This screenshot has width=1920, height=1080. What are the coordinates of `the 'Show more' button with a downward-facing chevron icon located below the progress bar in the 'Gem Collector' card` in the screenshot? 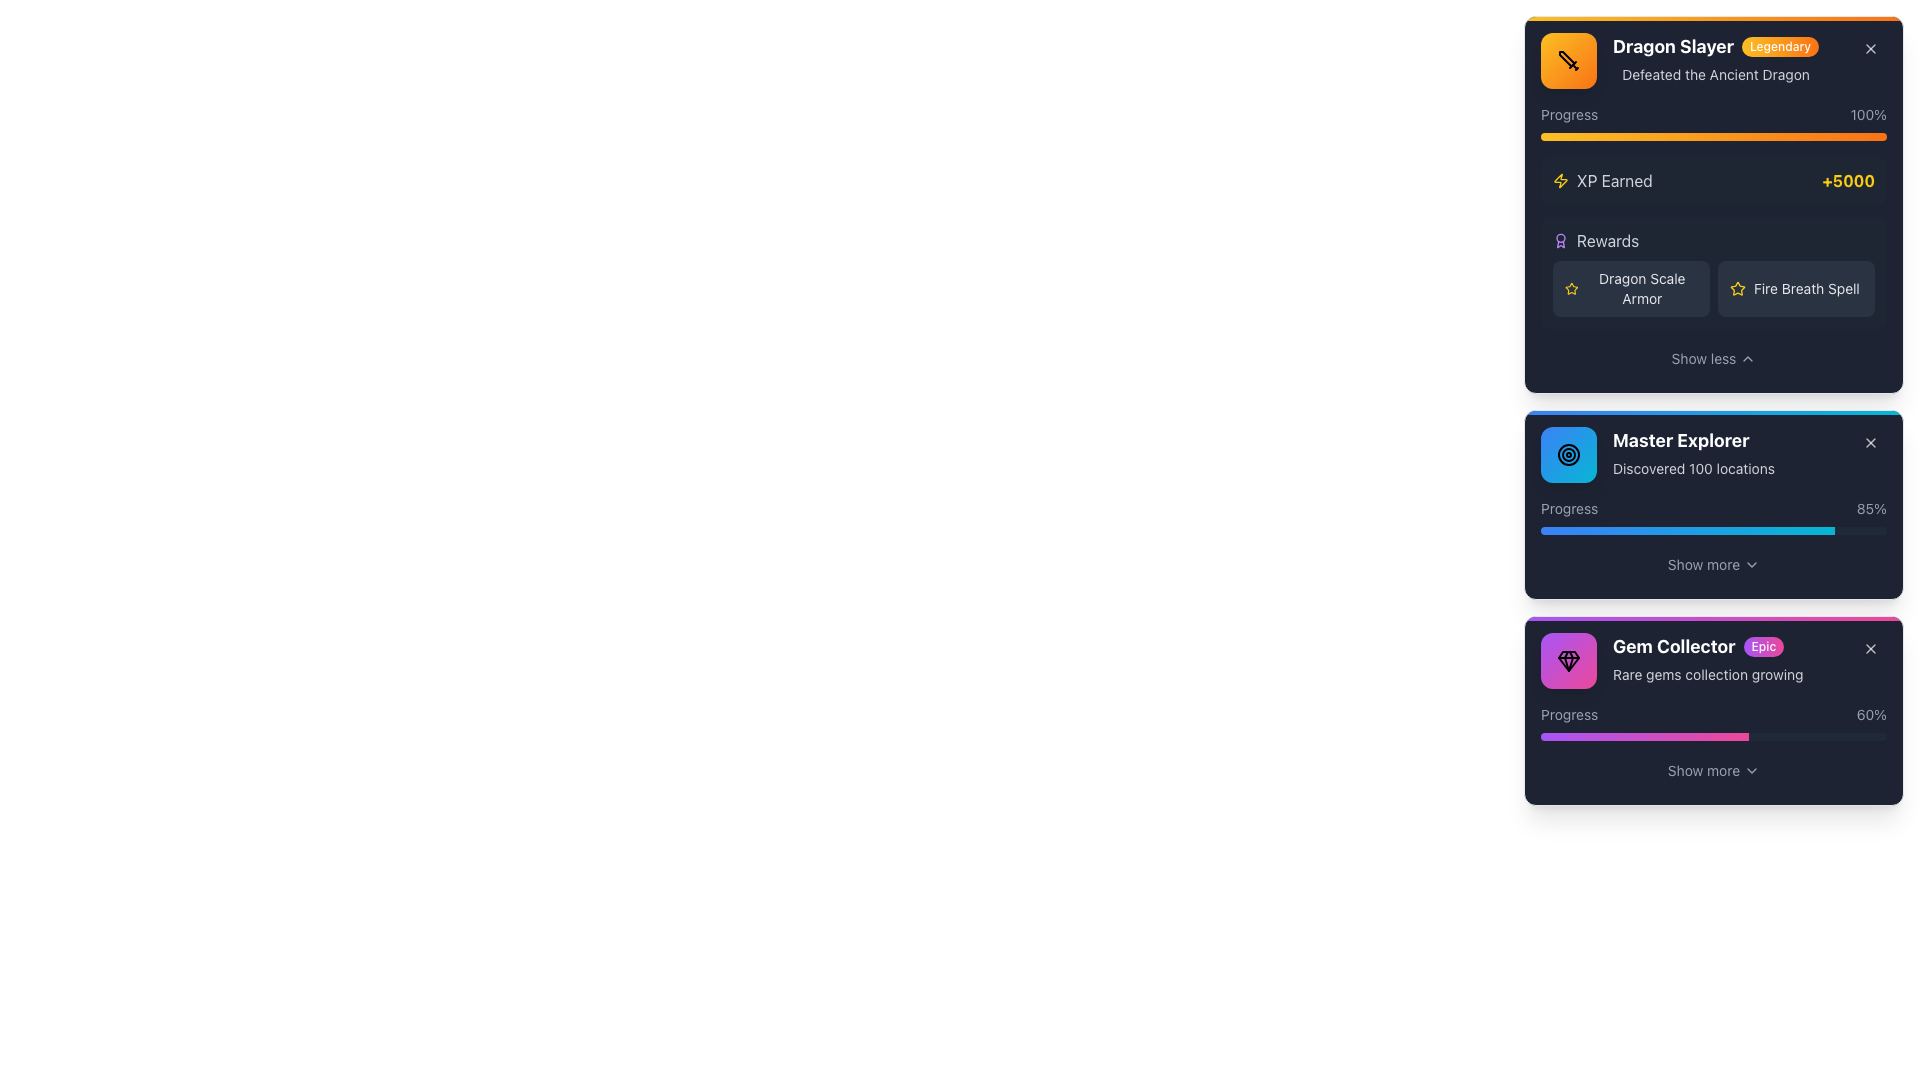 It's located at (1712, 770).